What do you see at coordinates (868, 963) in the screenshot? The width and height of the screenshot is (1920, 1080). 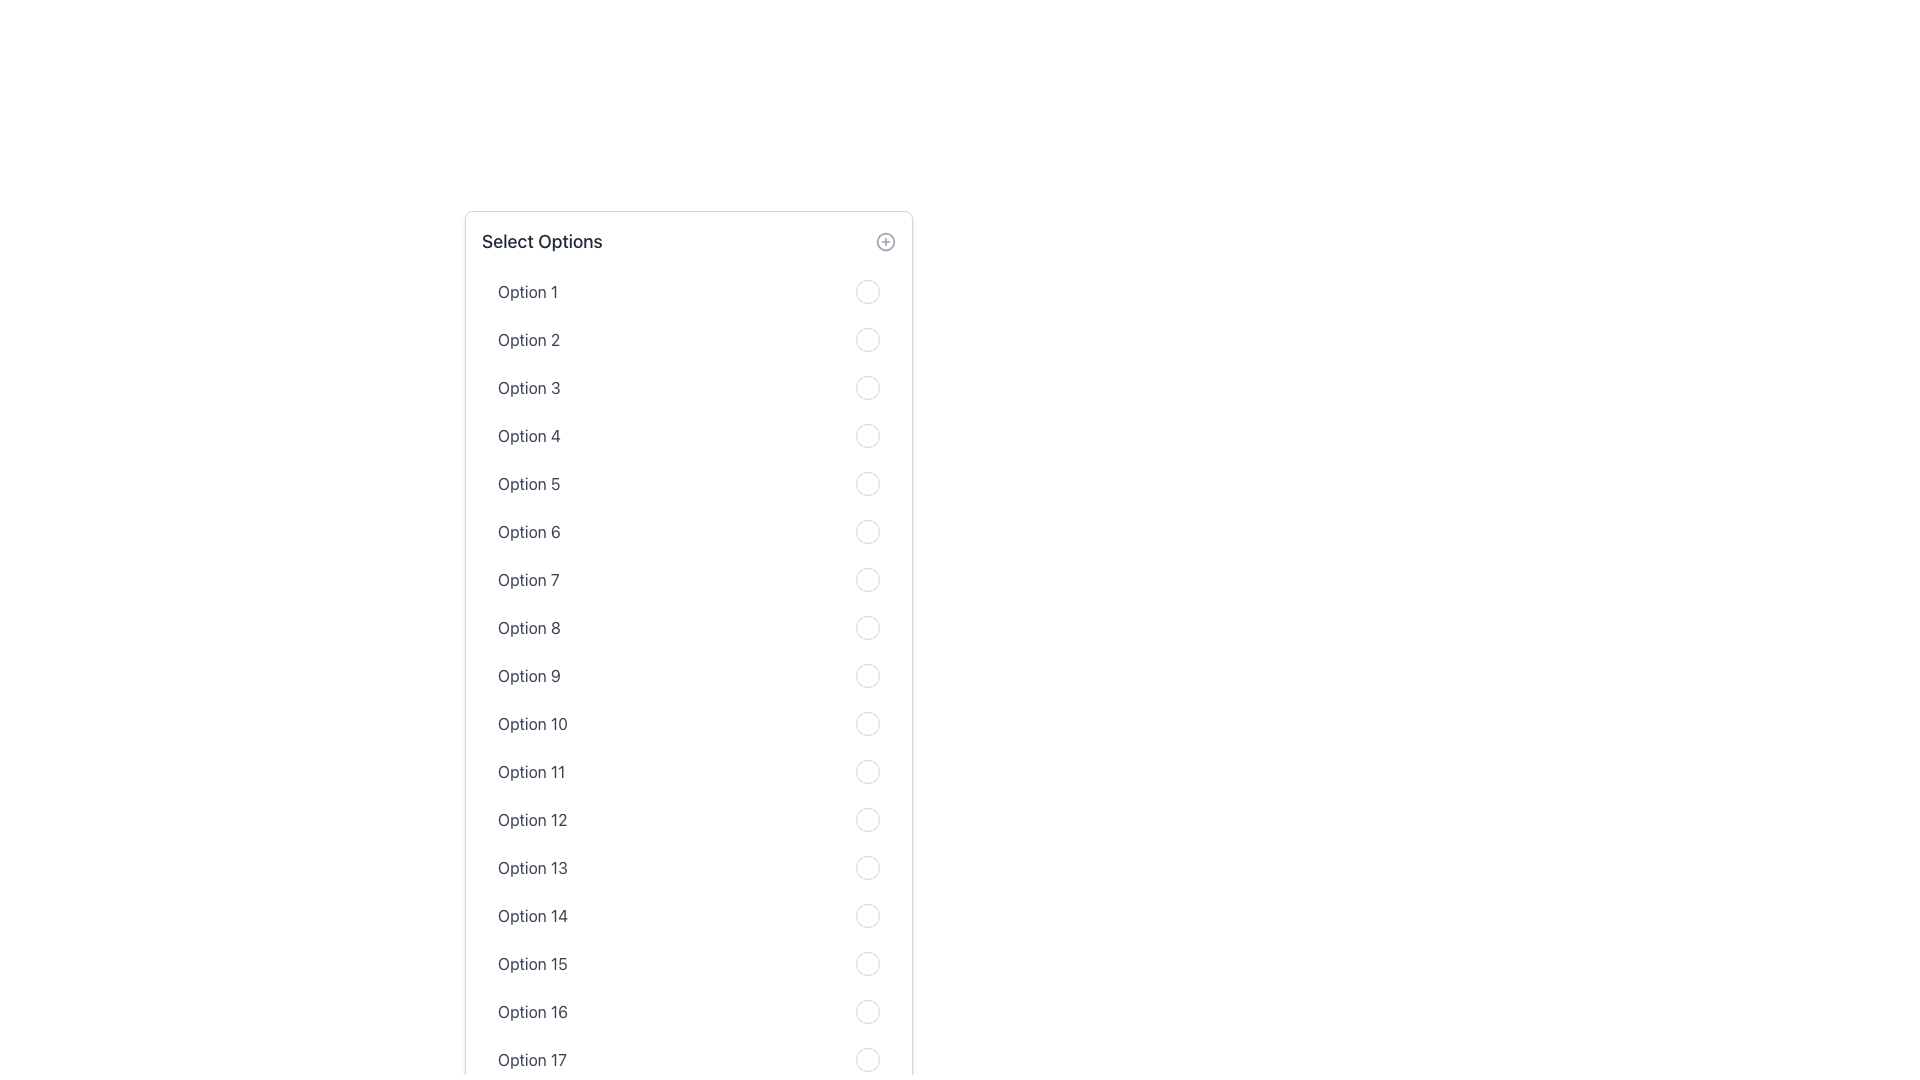 I see `the radio button` at bounding box center [868, 963].